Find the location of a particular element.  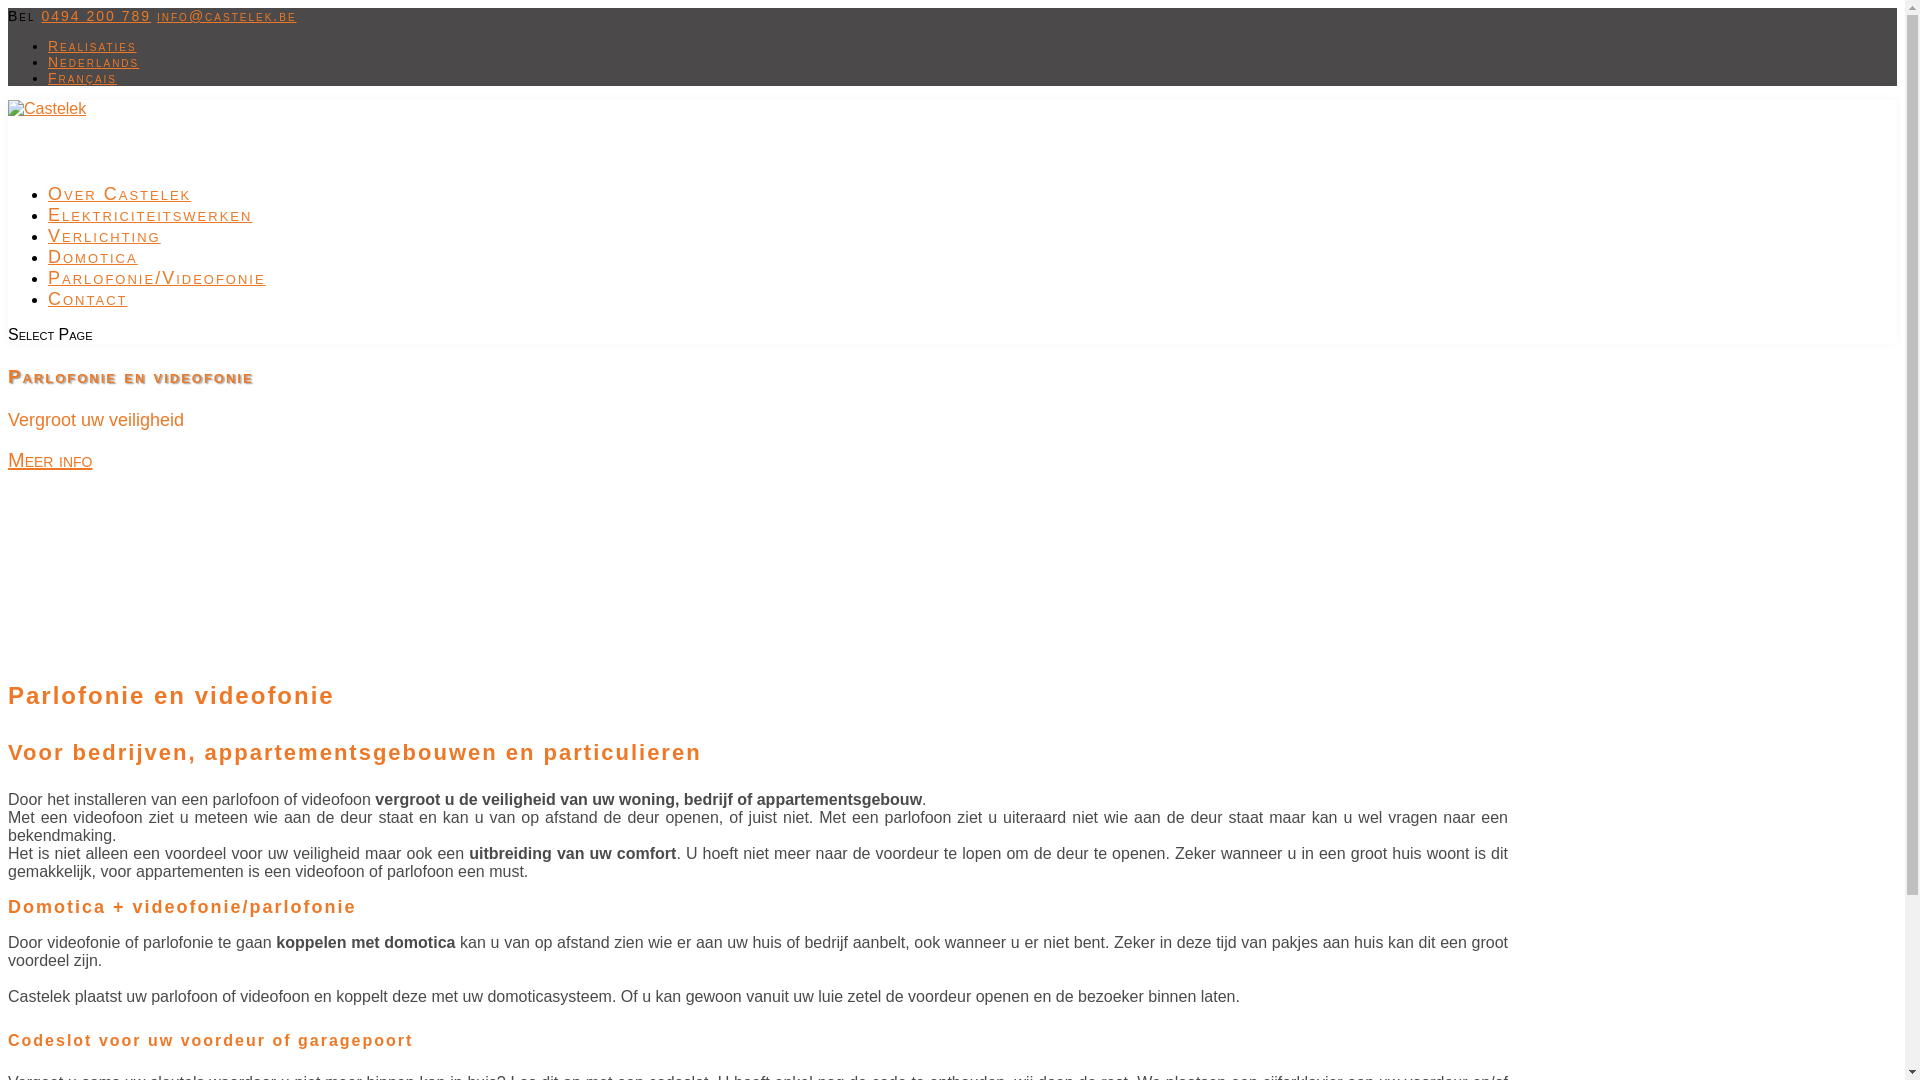

'Nederlands' is located at coordinates (92, 60).